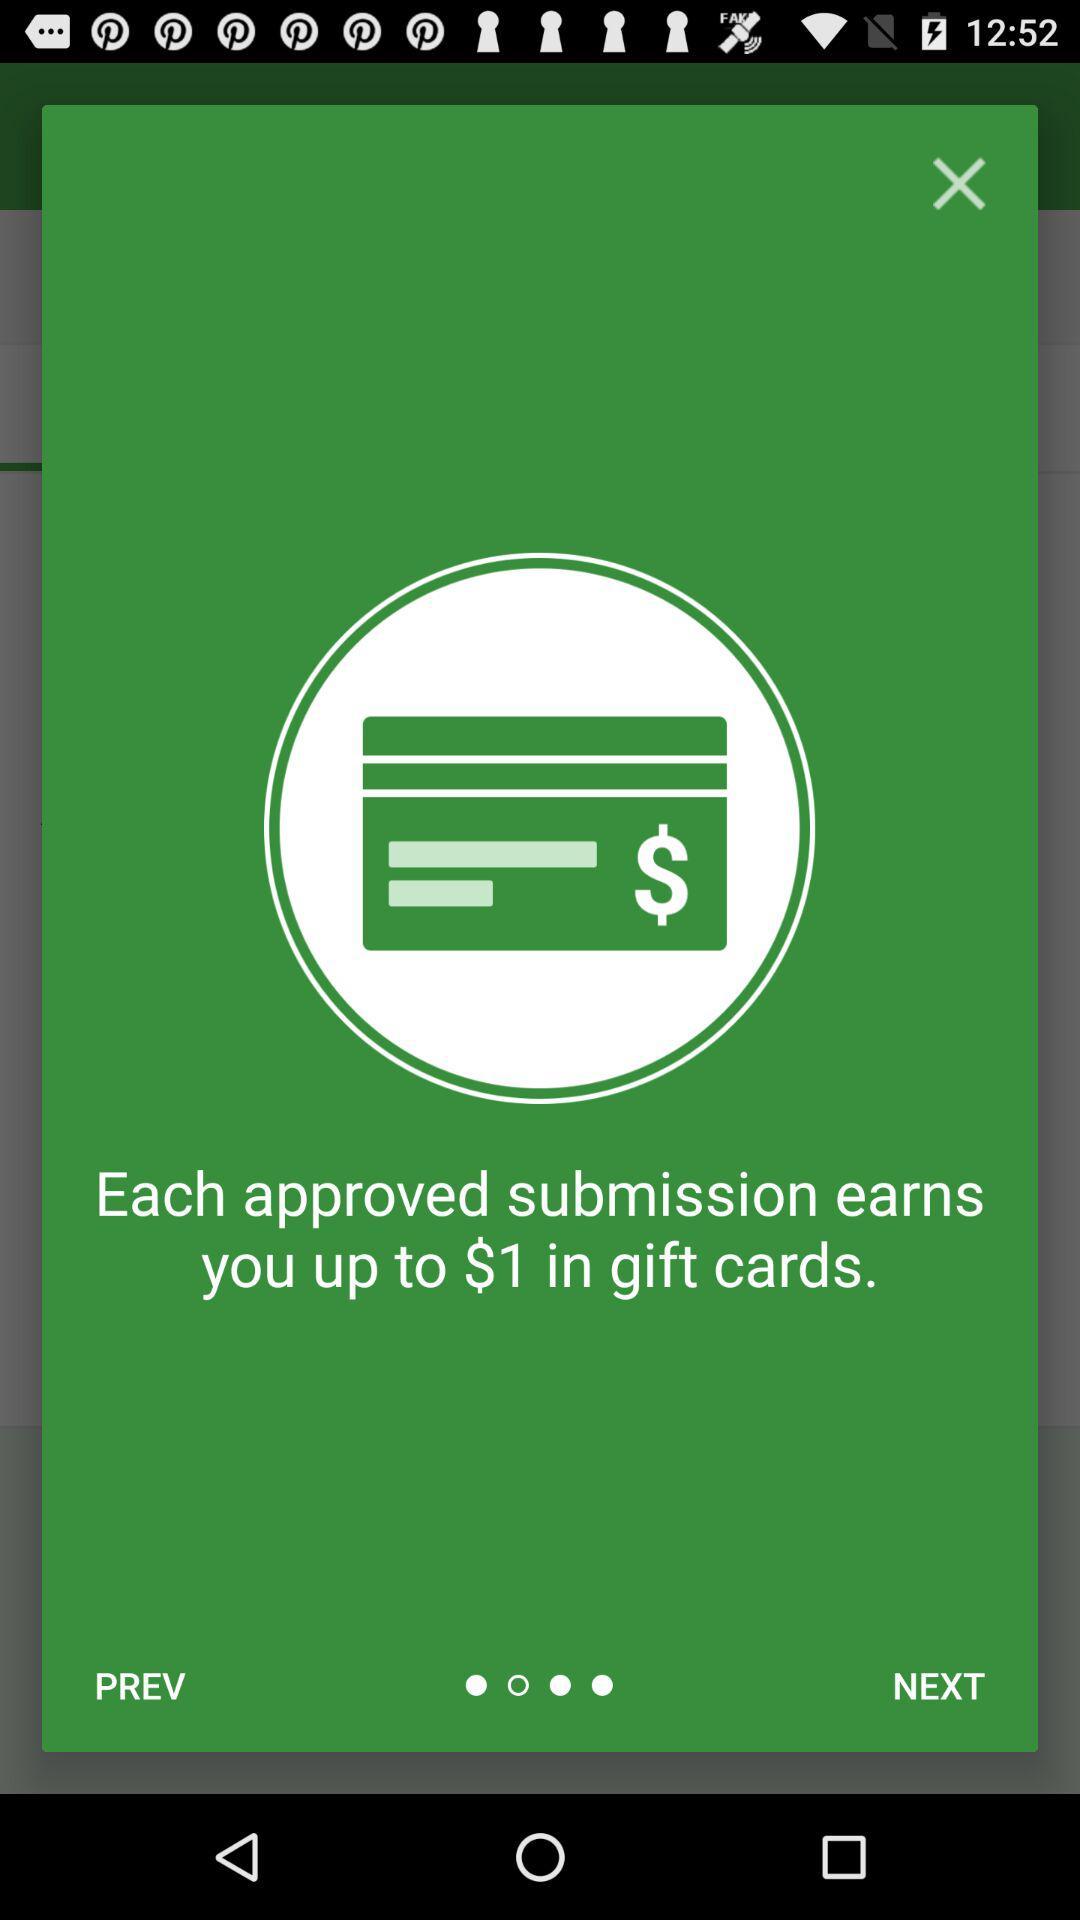 The image size is (1080, 1920). Describe the element at coordinates (139, 1684) in the screenshot. I see `the item below the each approved submission icon` at that location.